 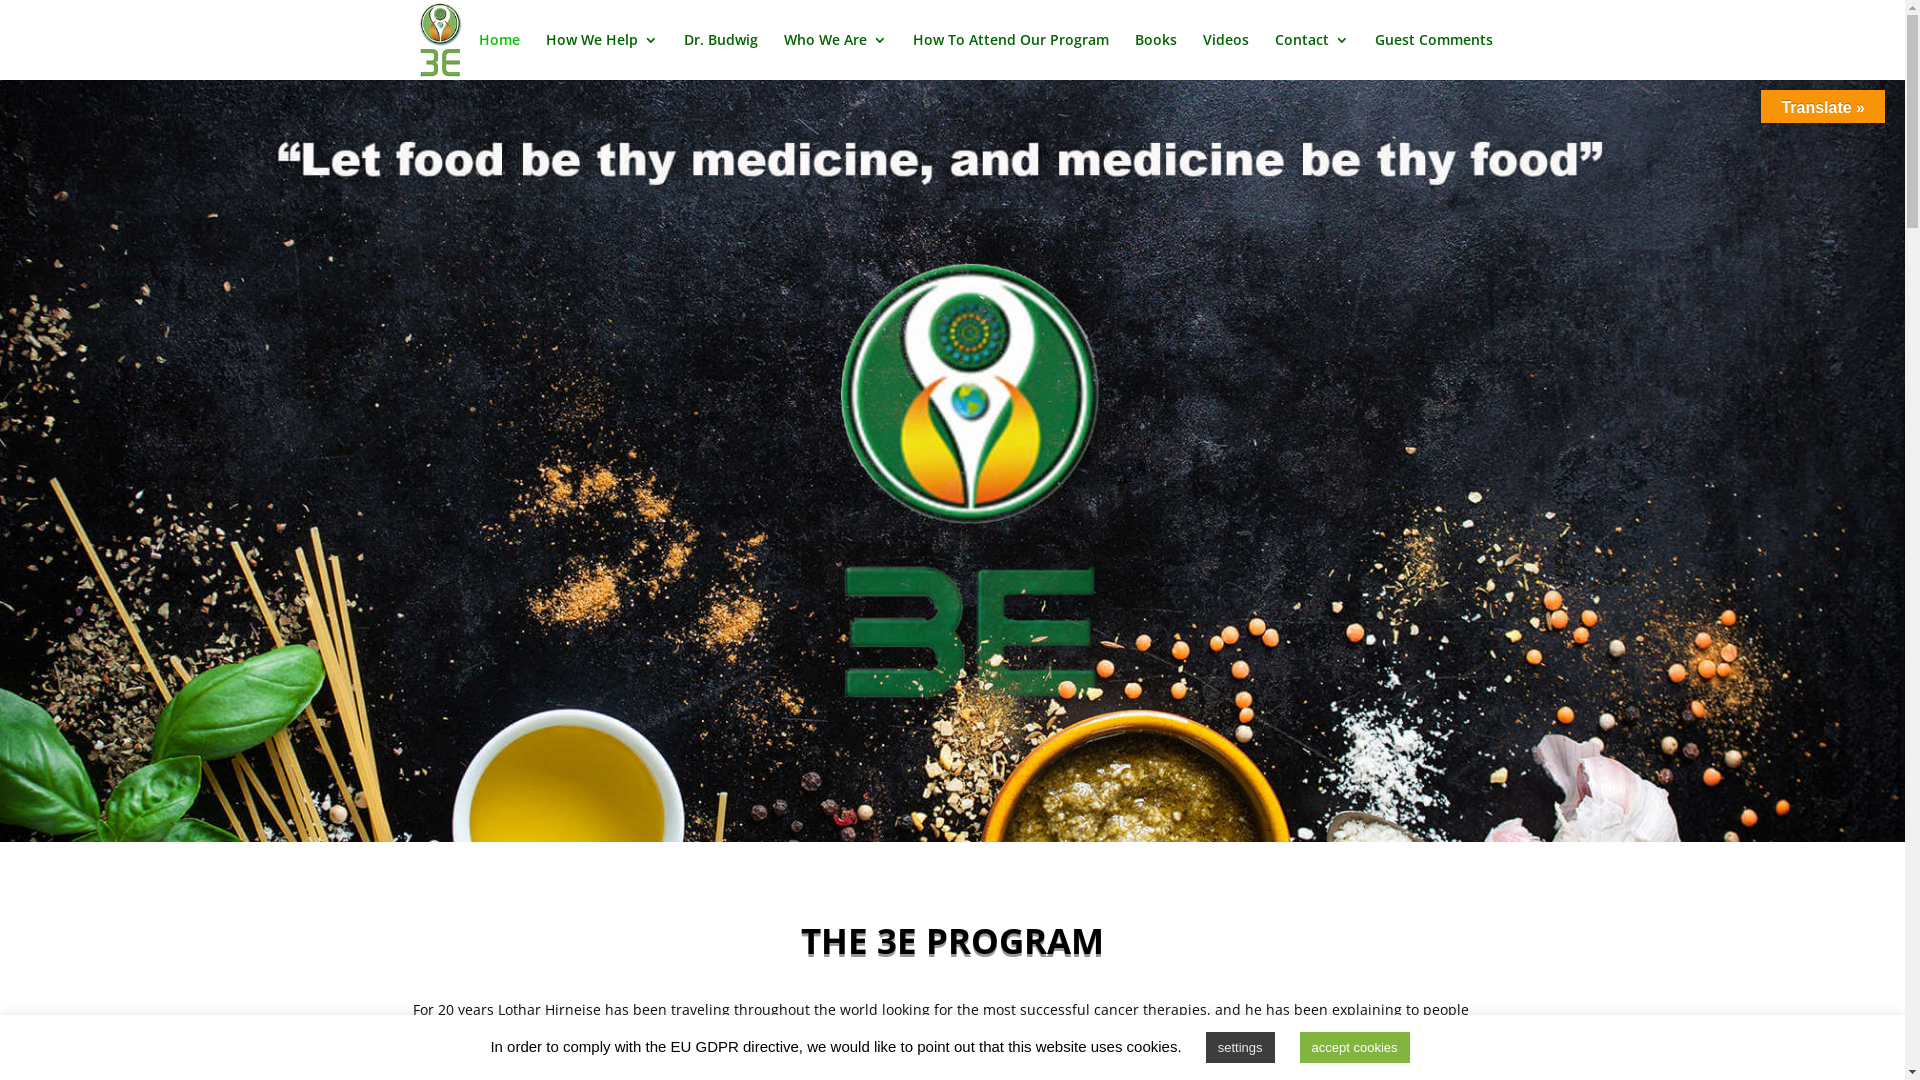 I want to click on 'Dr. Budwig', so click(x=720, y=55).